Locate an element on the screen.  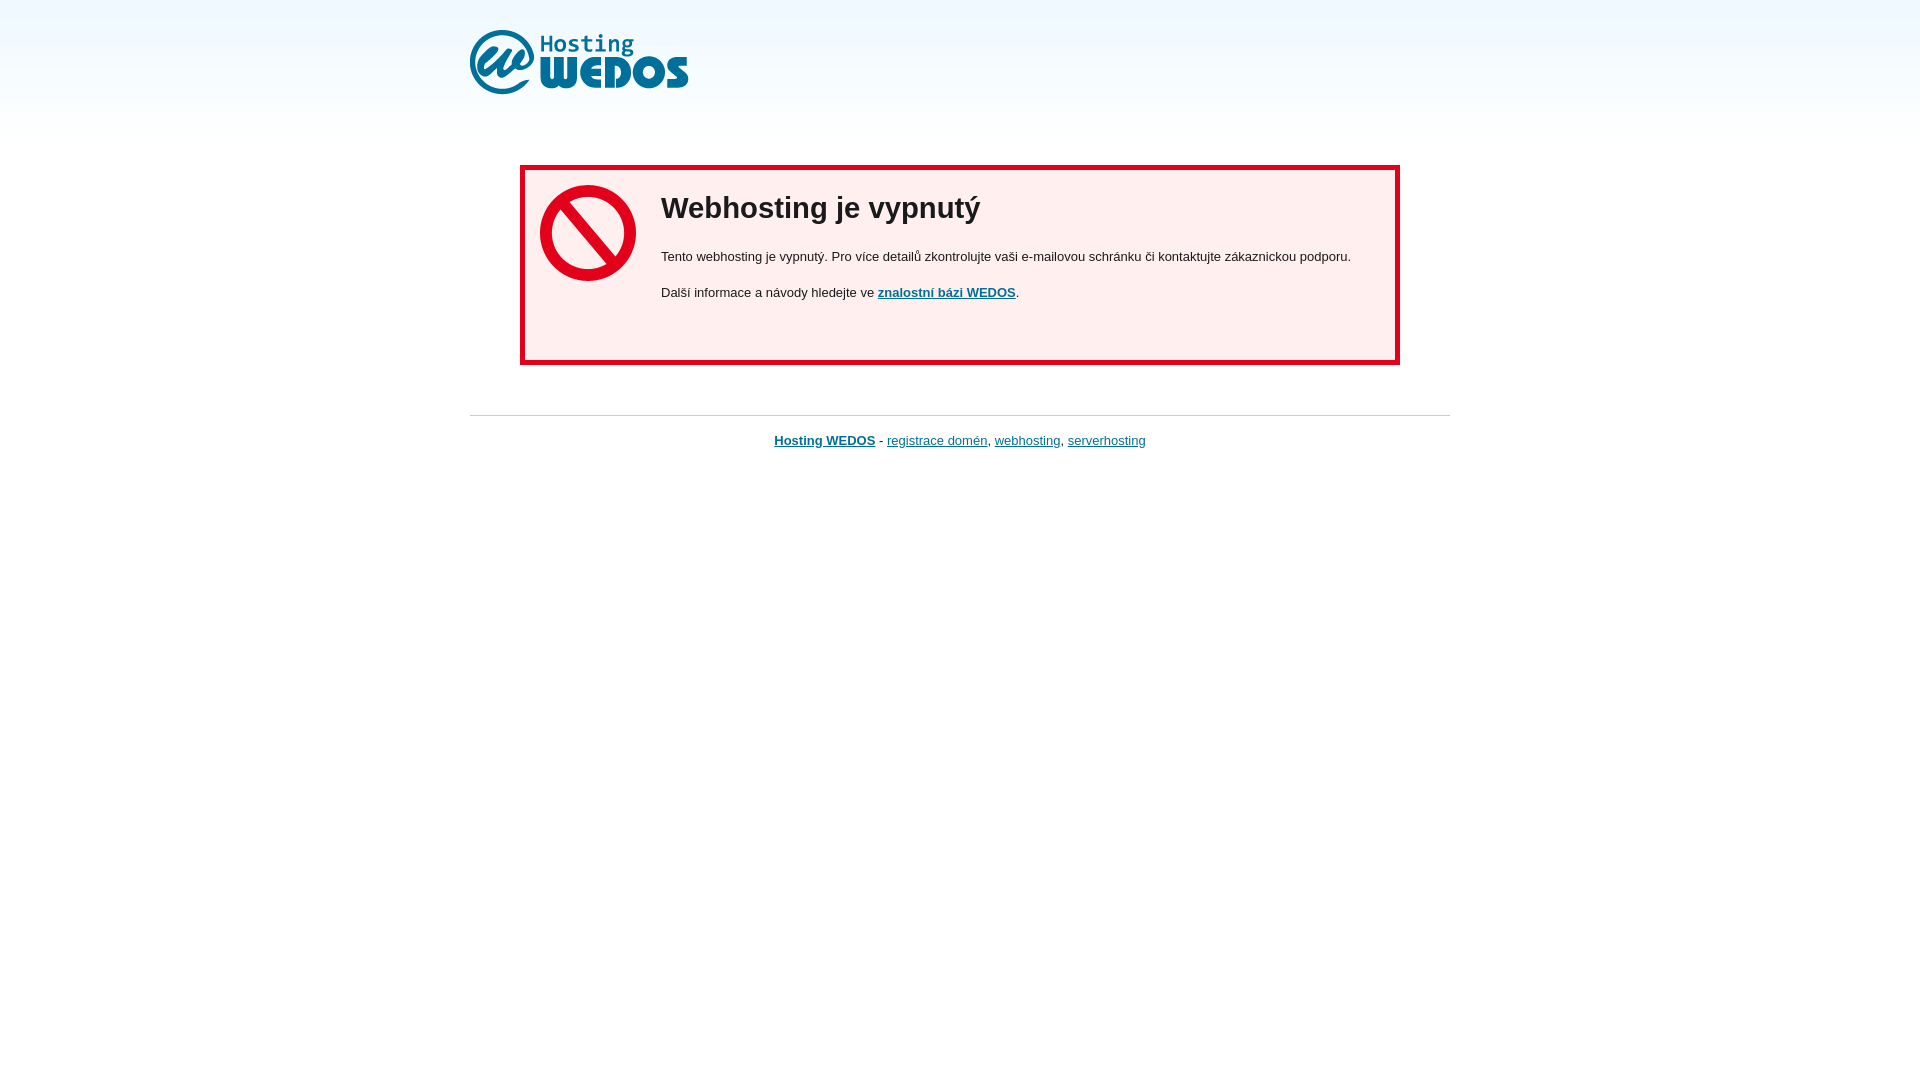
'serverhosting' is located at coordinates (1106, 439).